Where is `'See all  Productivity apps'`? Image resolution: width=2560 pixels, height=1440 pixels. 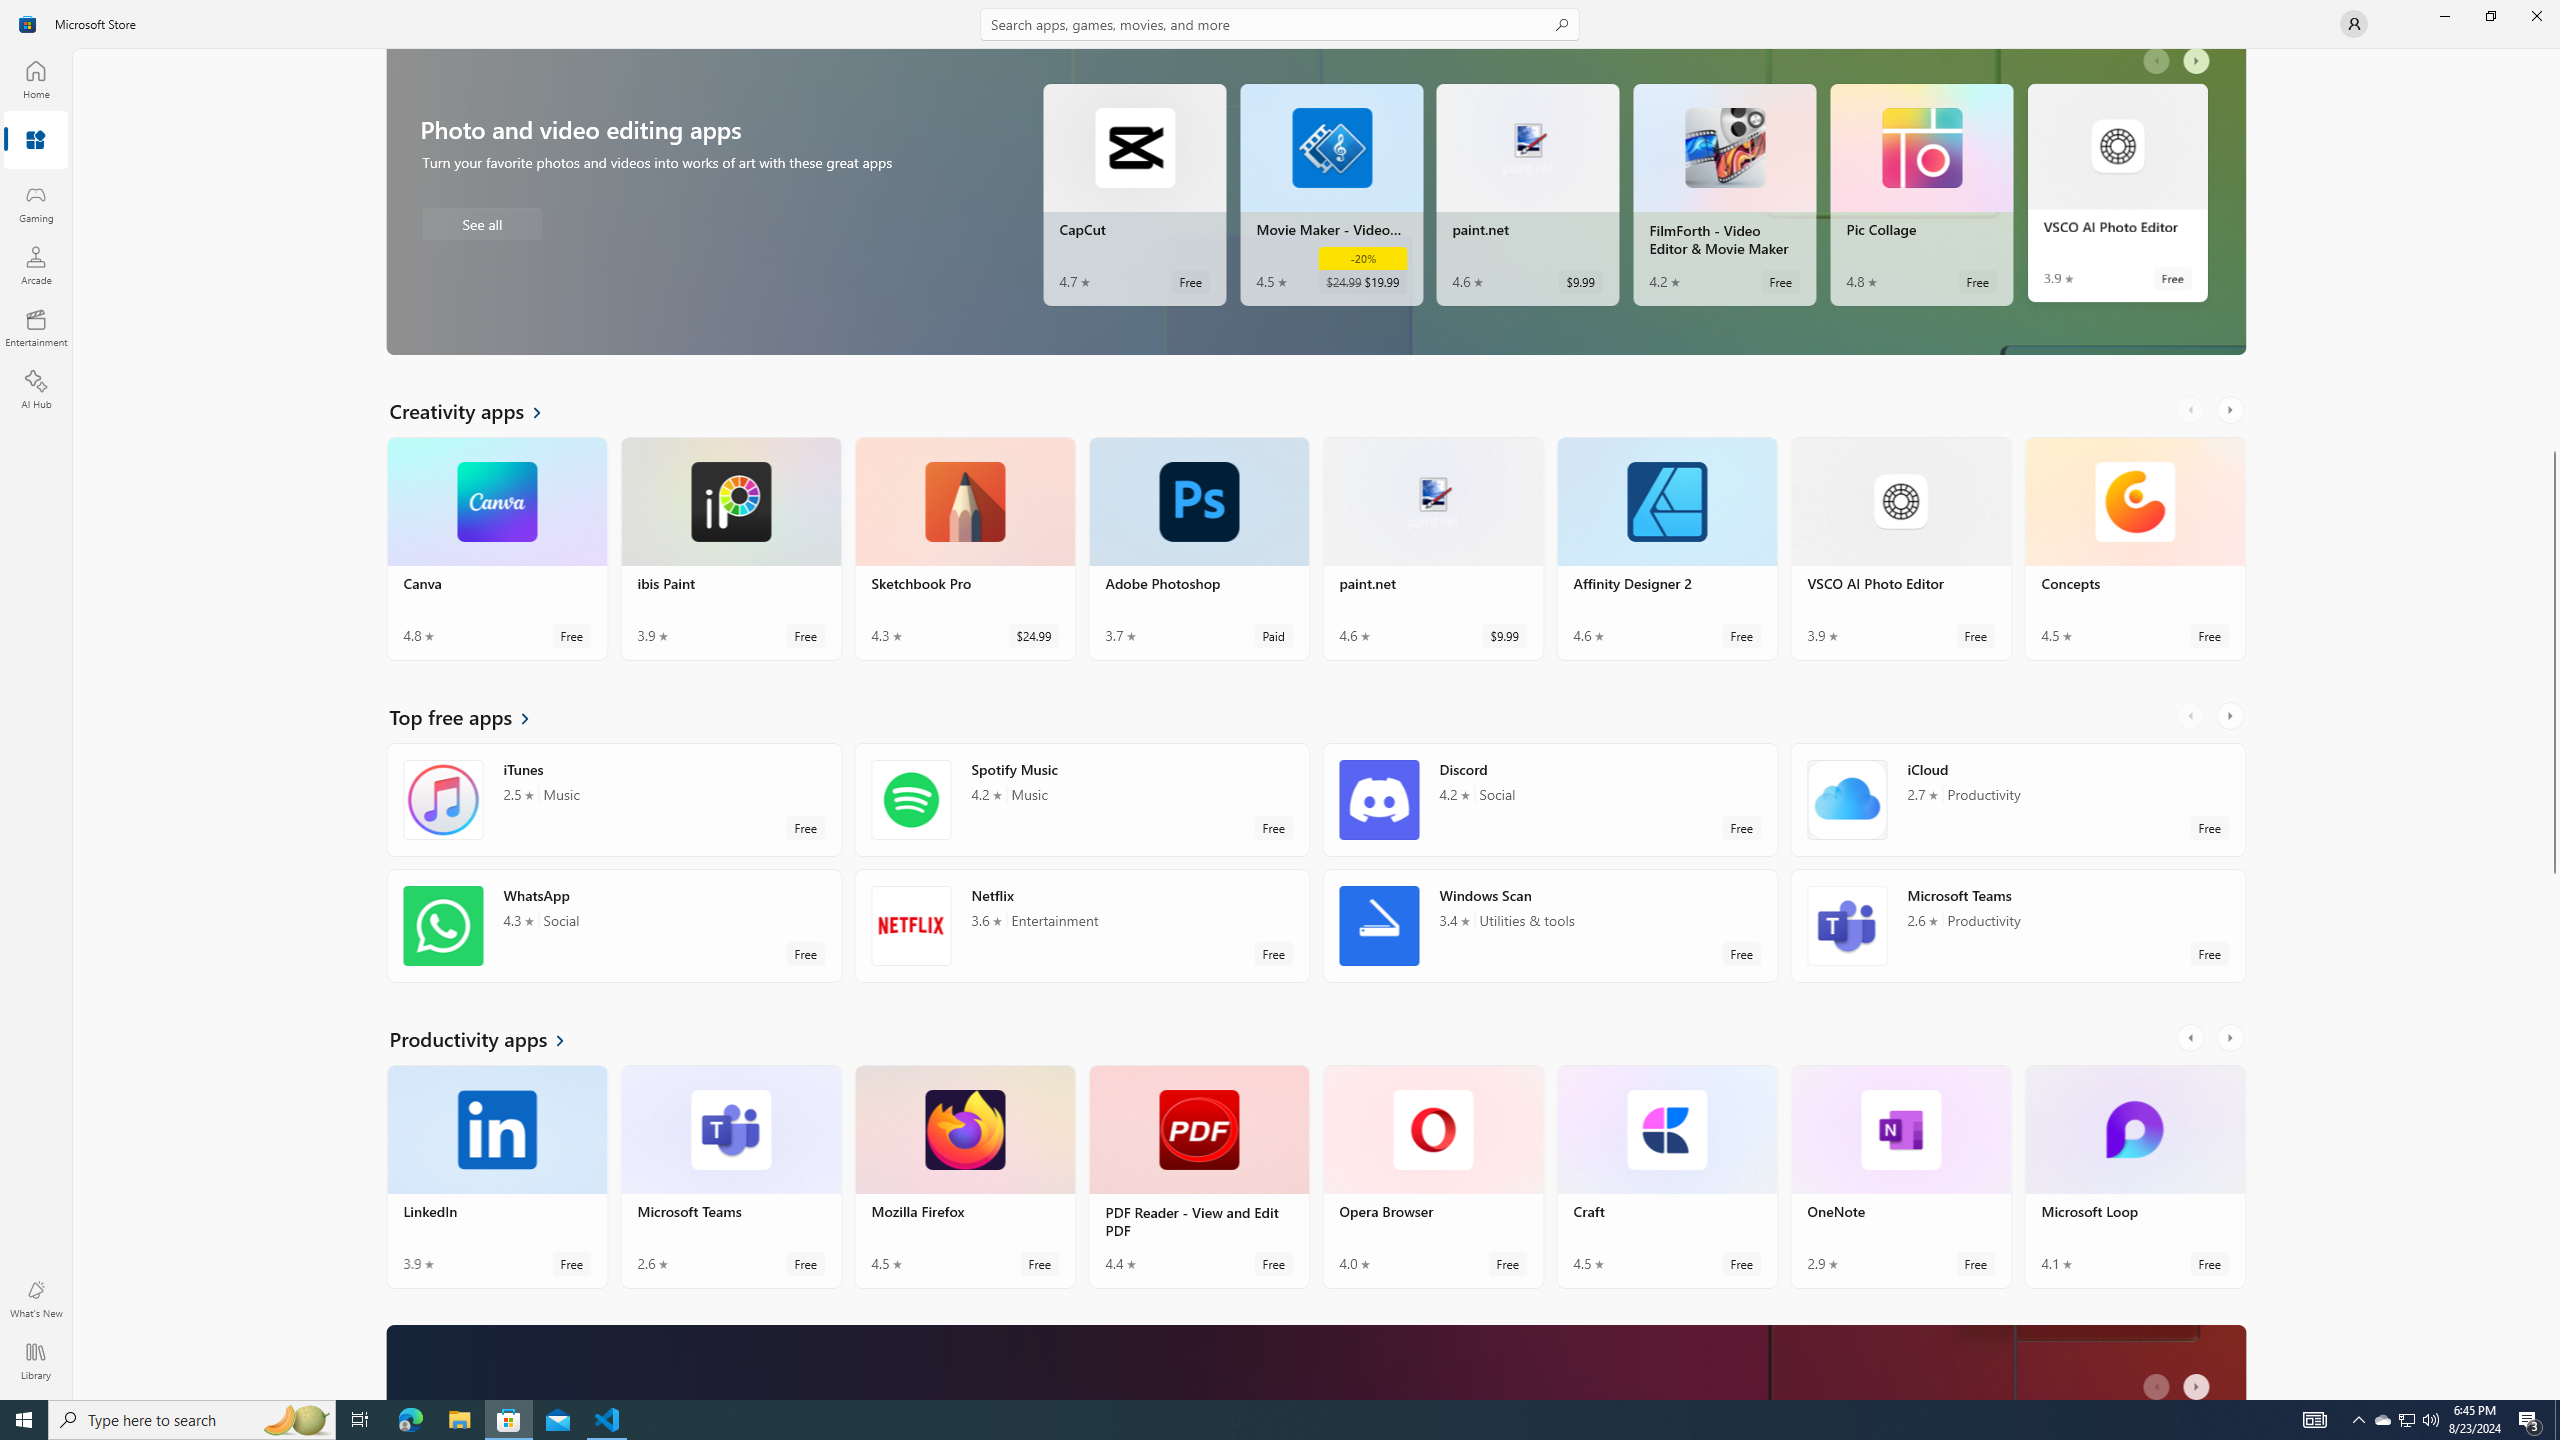
'See all  Productivity apps' is located at coordinates (488, 1037).